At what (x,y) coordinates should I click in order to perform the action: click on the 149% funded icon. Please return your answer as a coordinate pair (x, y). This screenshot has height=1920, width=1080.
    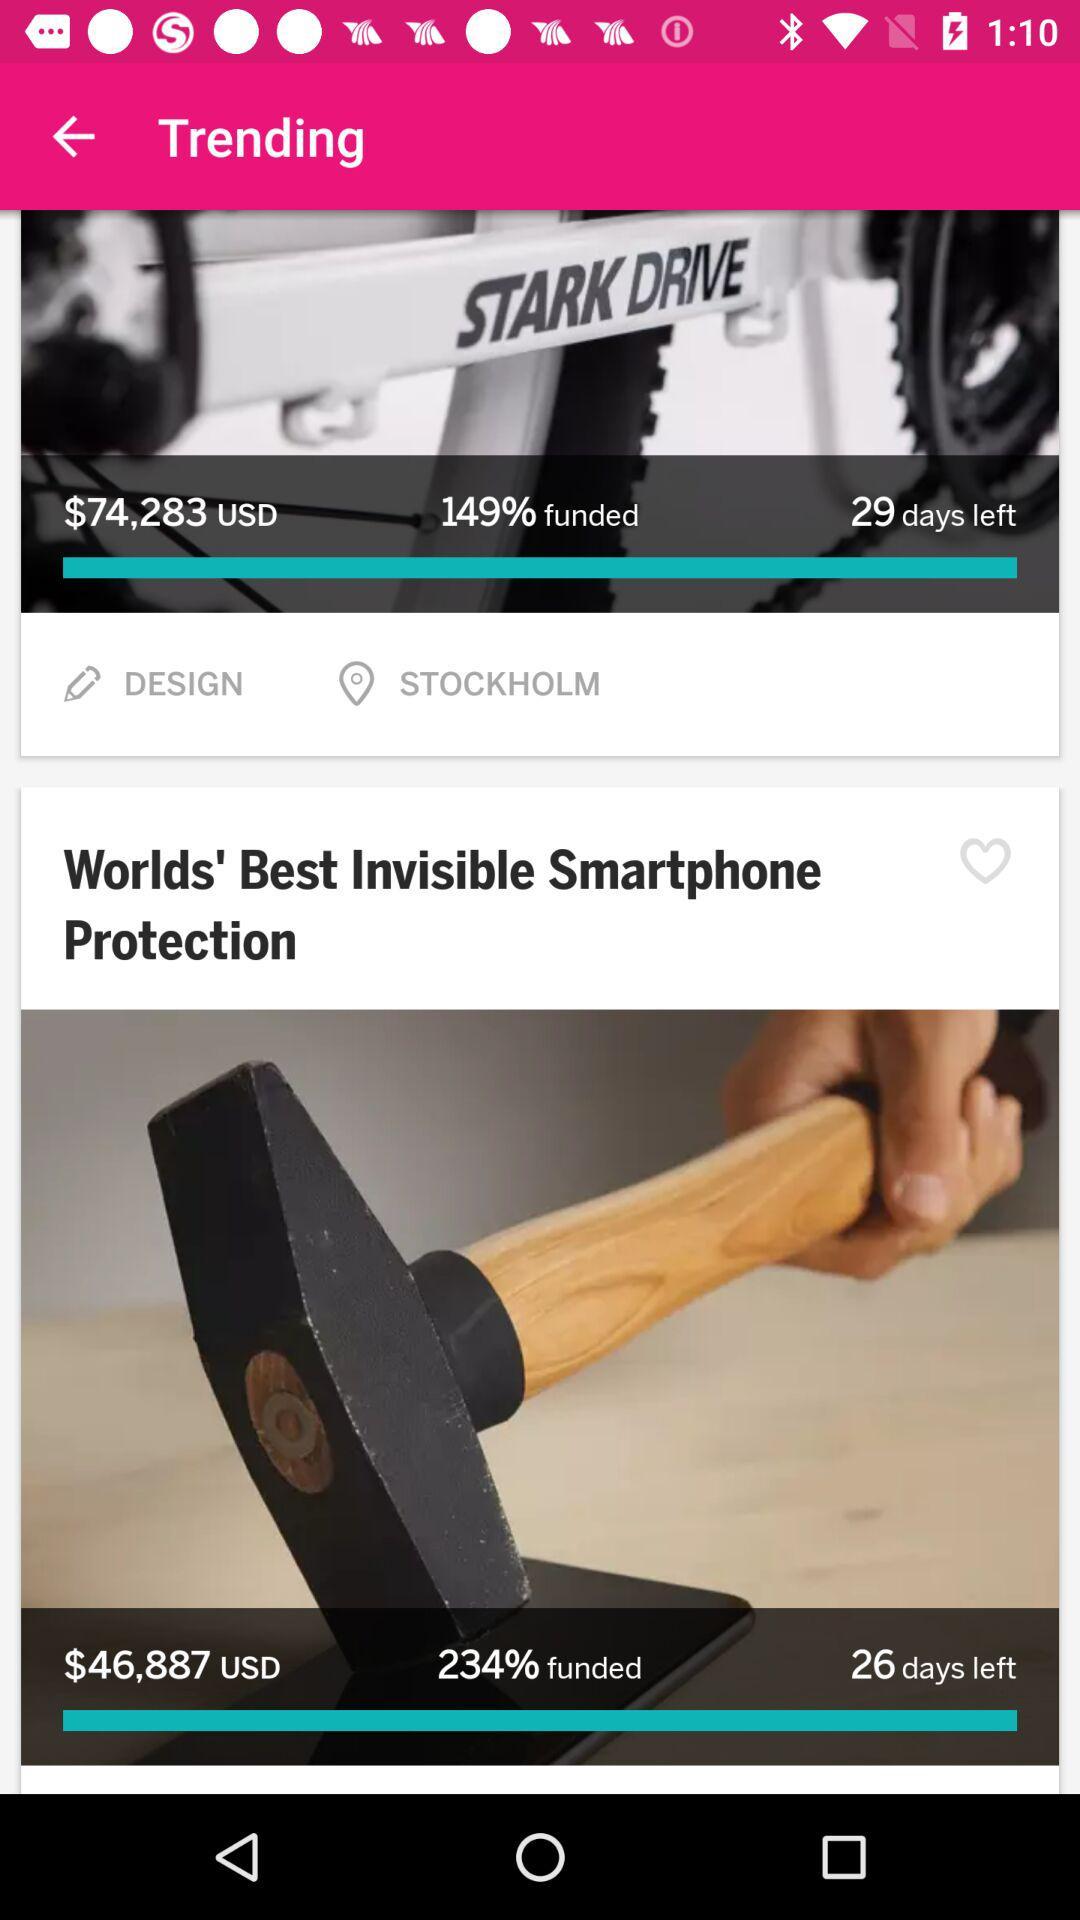
    Looking at the image, I should click on (540, 512).